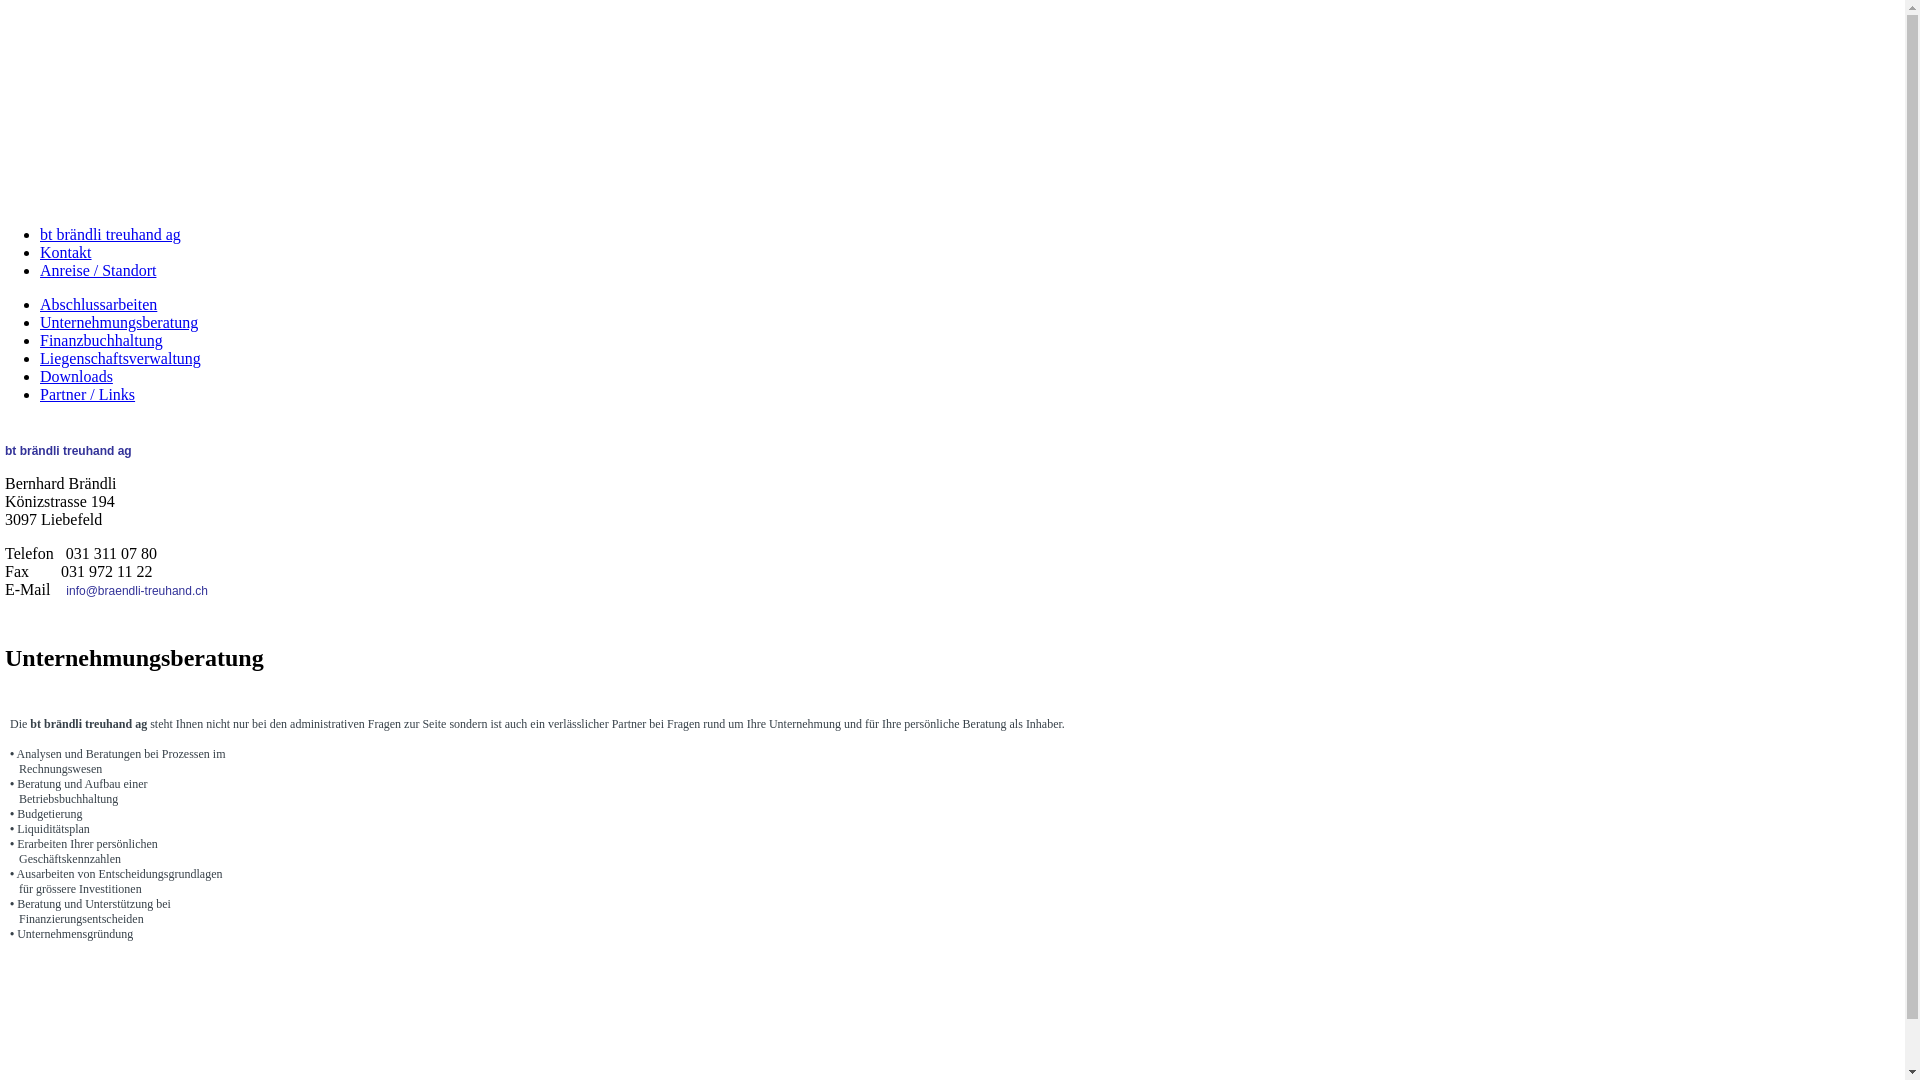 This screenshot has height=1080, width=1920. I want to click on 'Abschlussarbeiten', so click(97, 304).